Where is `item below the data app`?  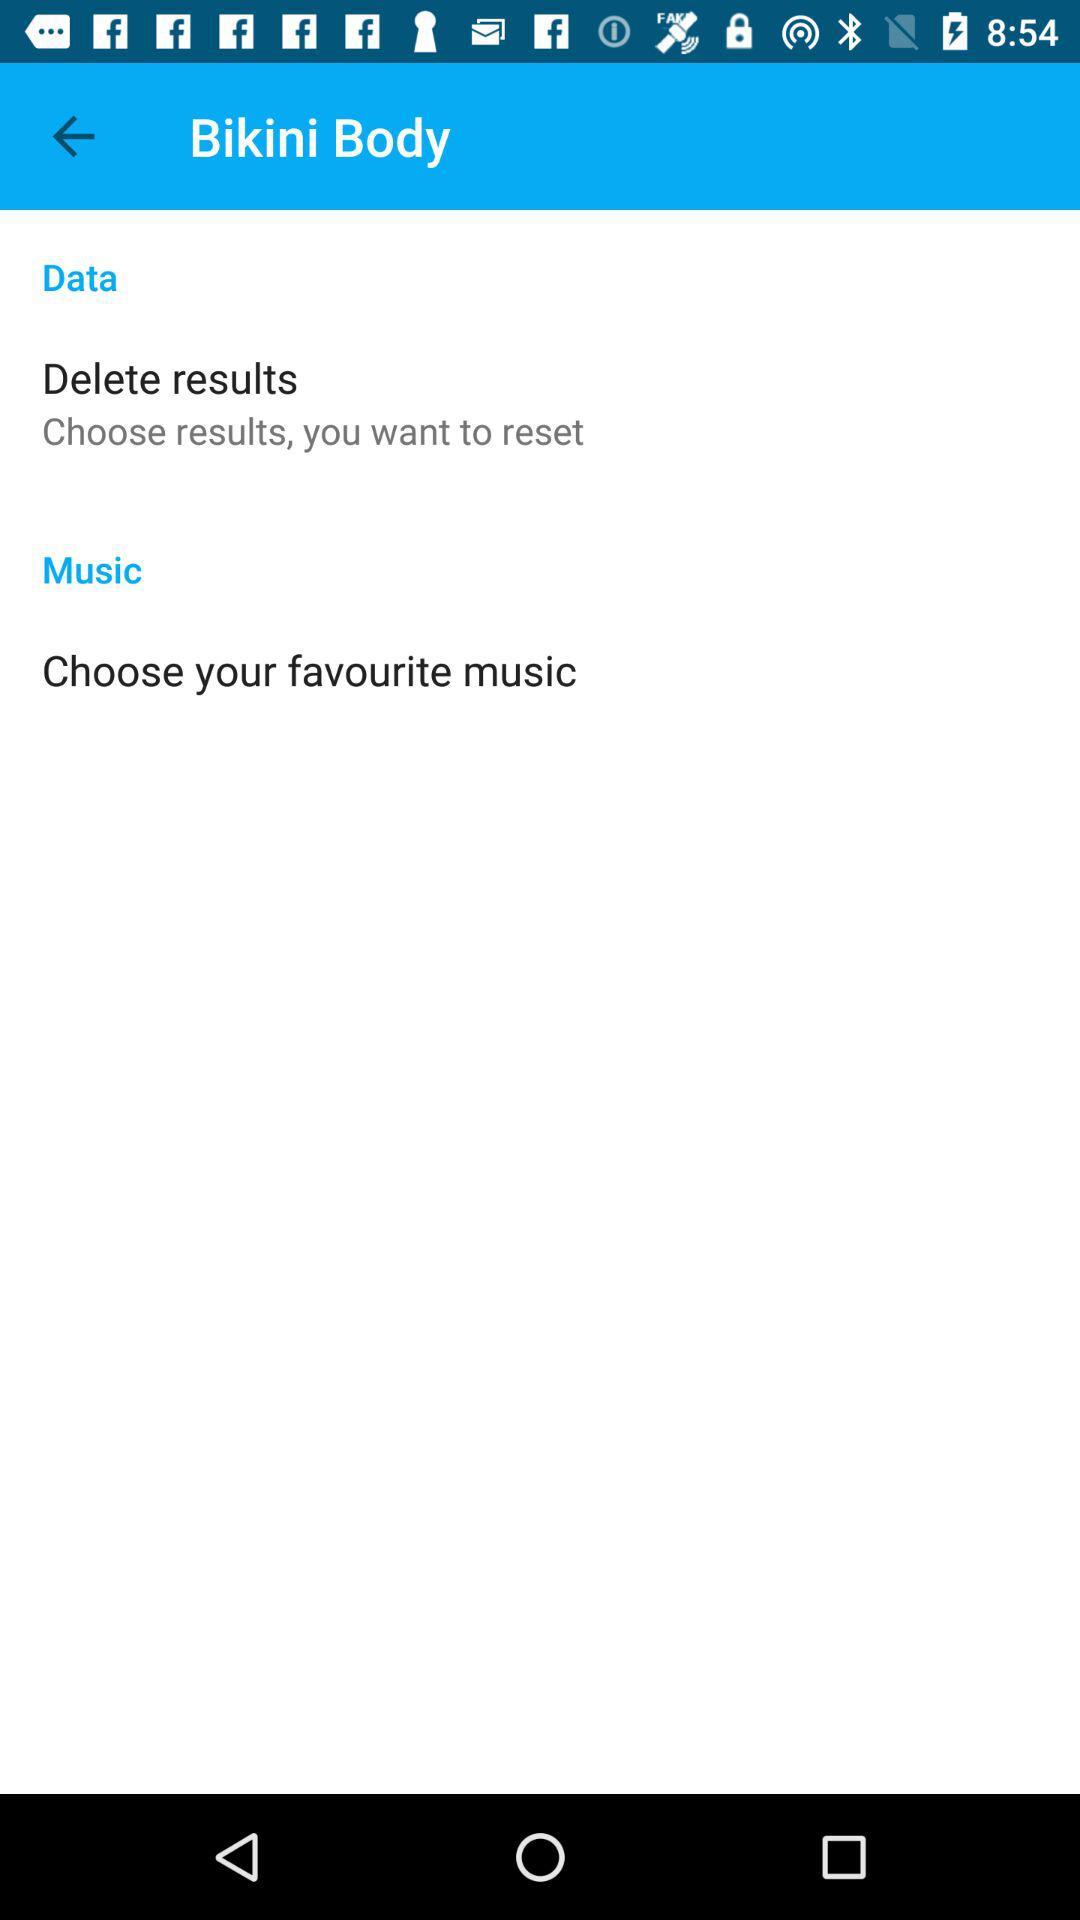
item below the data app is located at coordinates (169, 377).